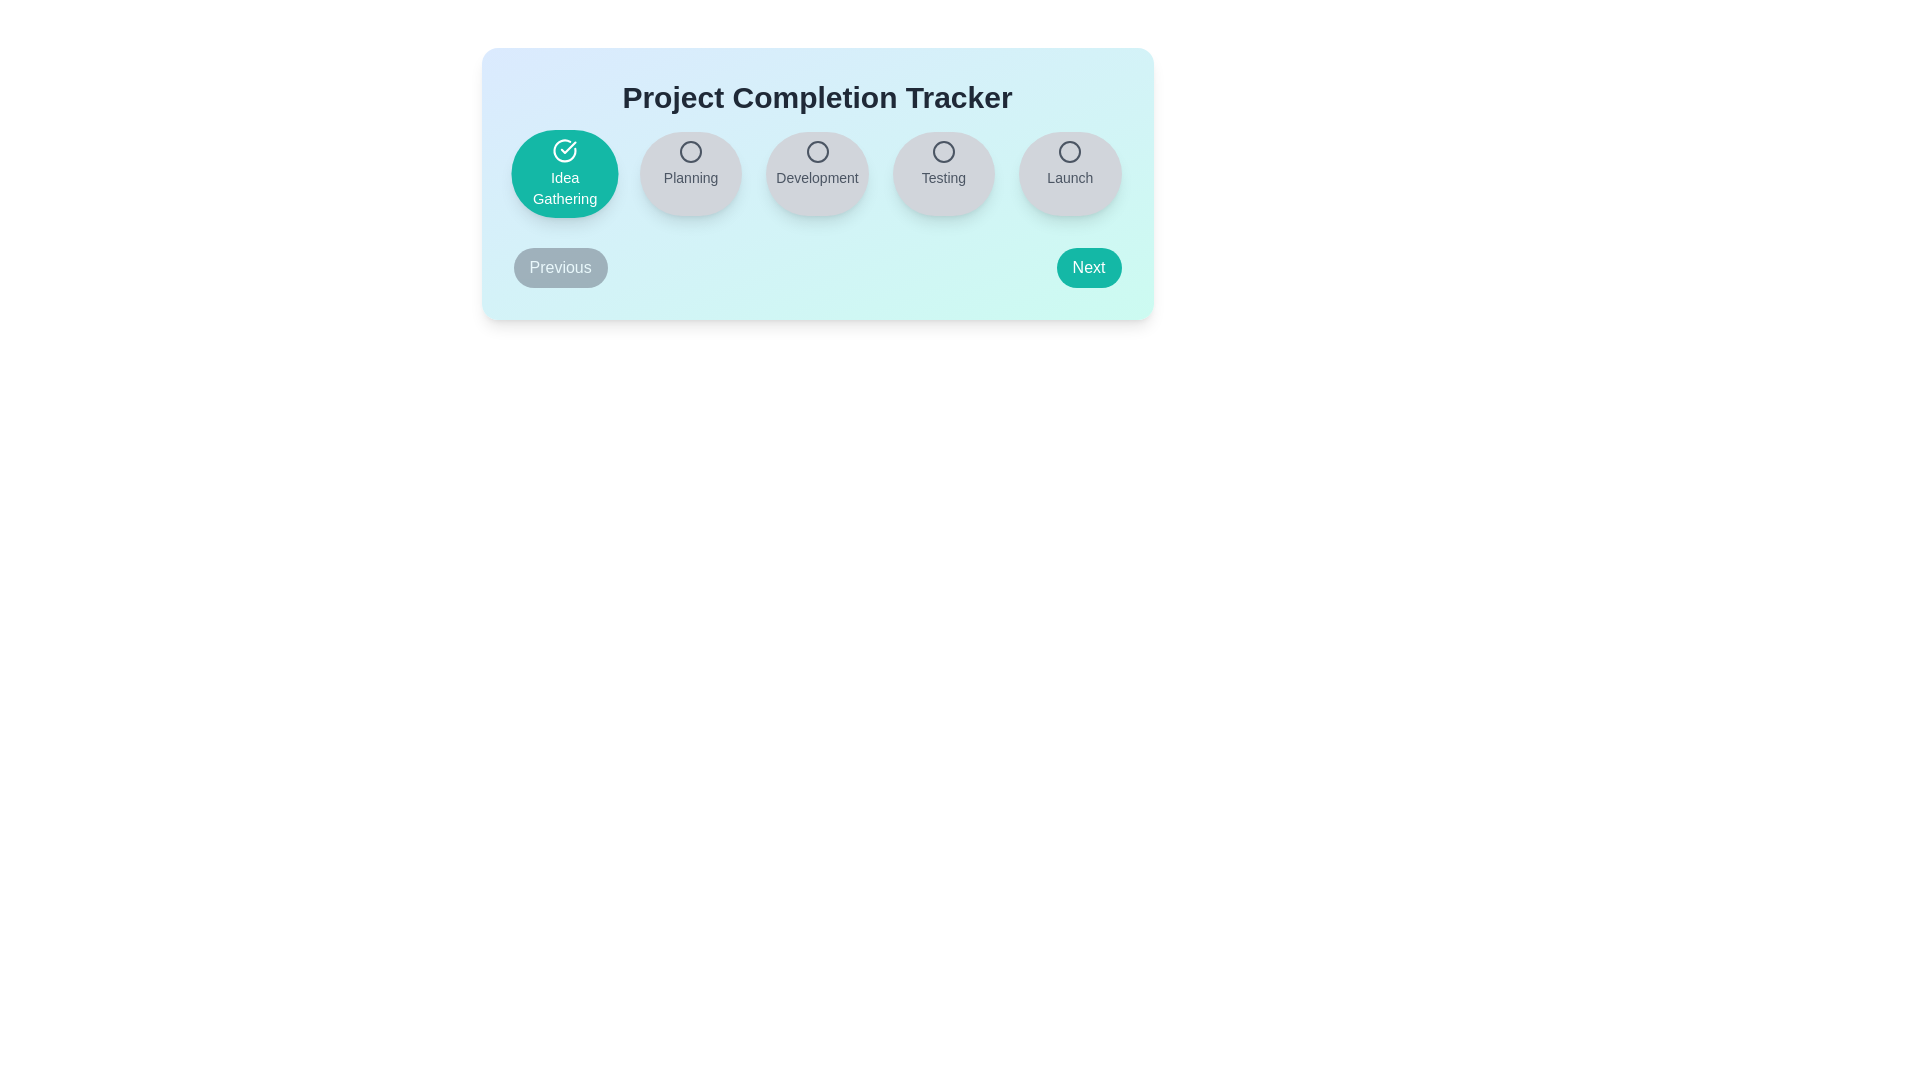  I want to click on a circular button in the 'Project Completion Tracker' navigation bar, so click(817, 172).